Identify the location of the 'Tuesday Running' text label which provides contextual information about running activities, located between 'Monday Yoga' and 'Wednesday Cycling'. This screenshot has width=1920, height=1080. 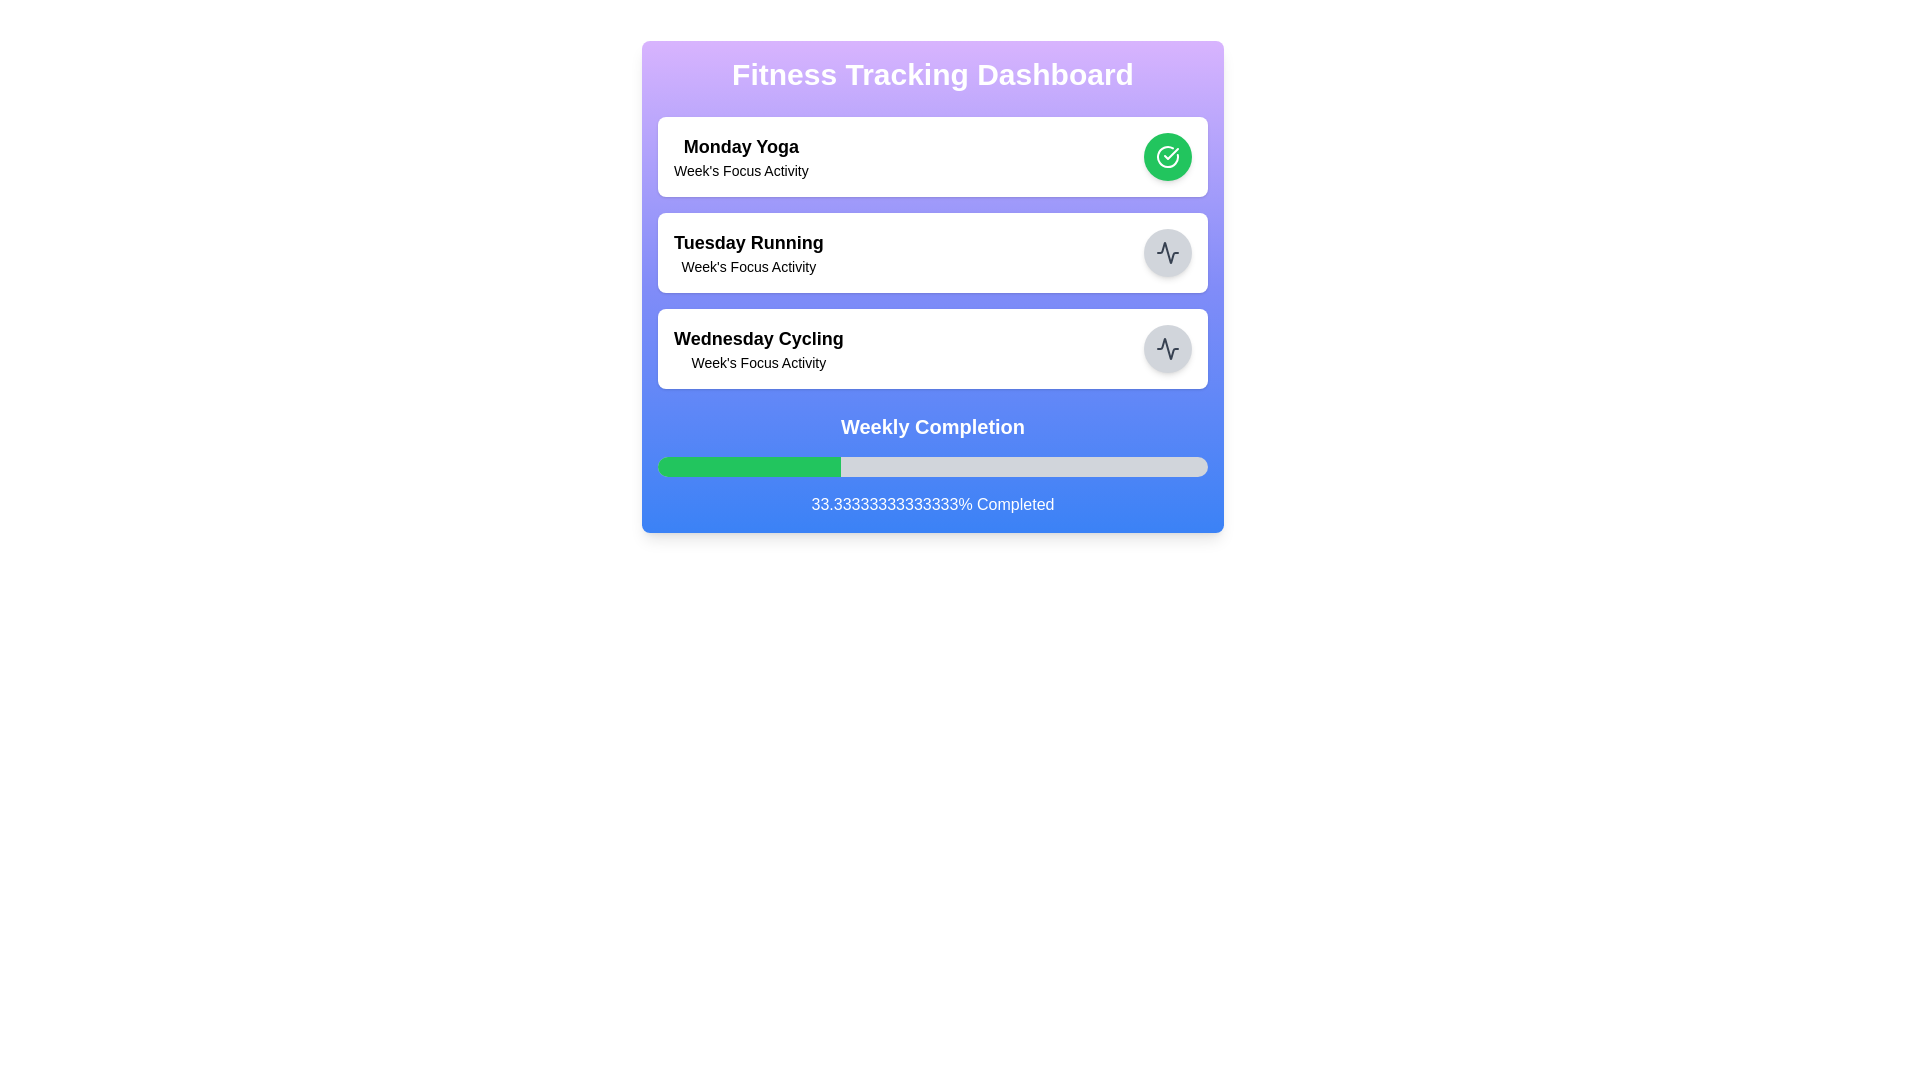
(747, 252).